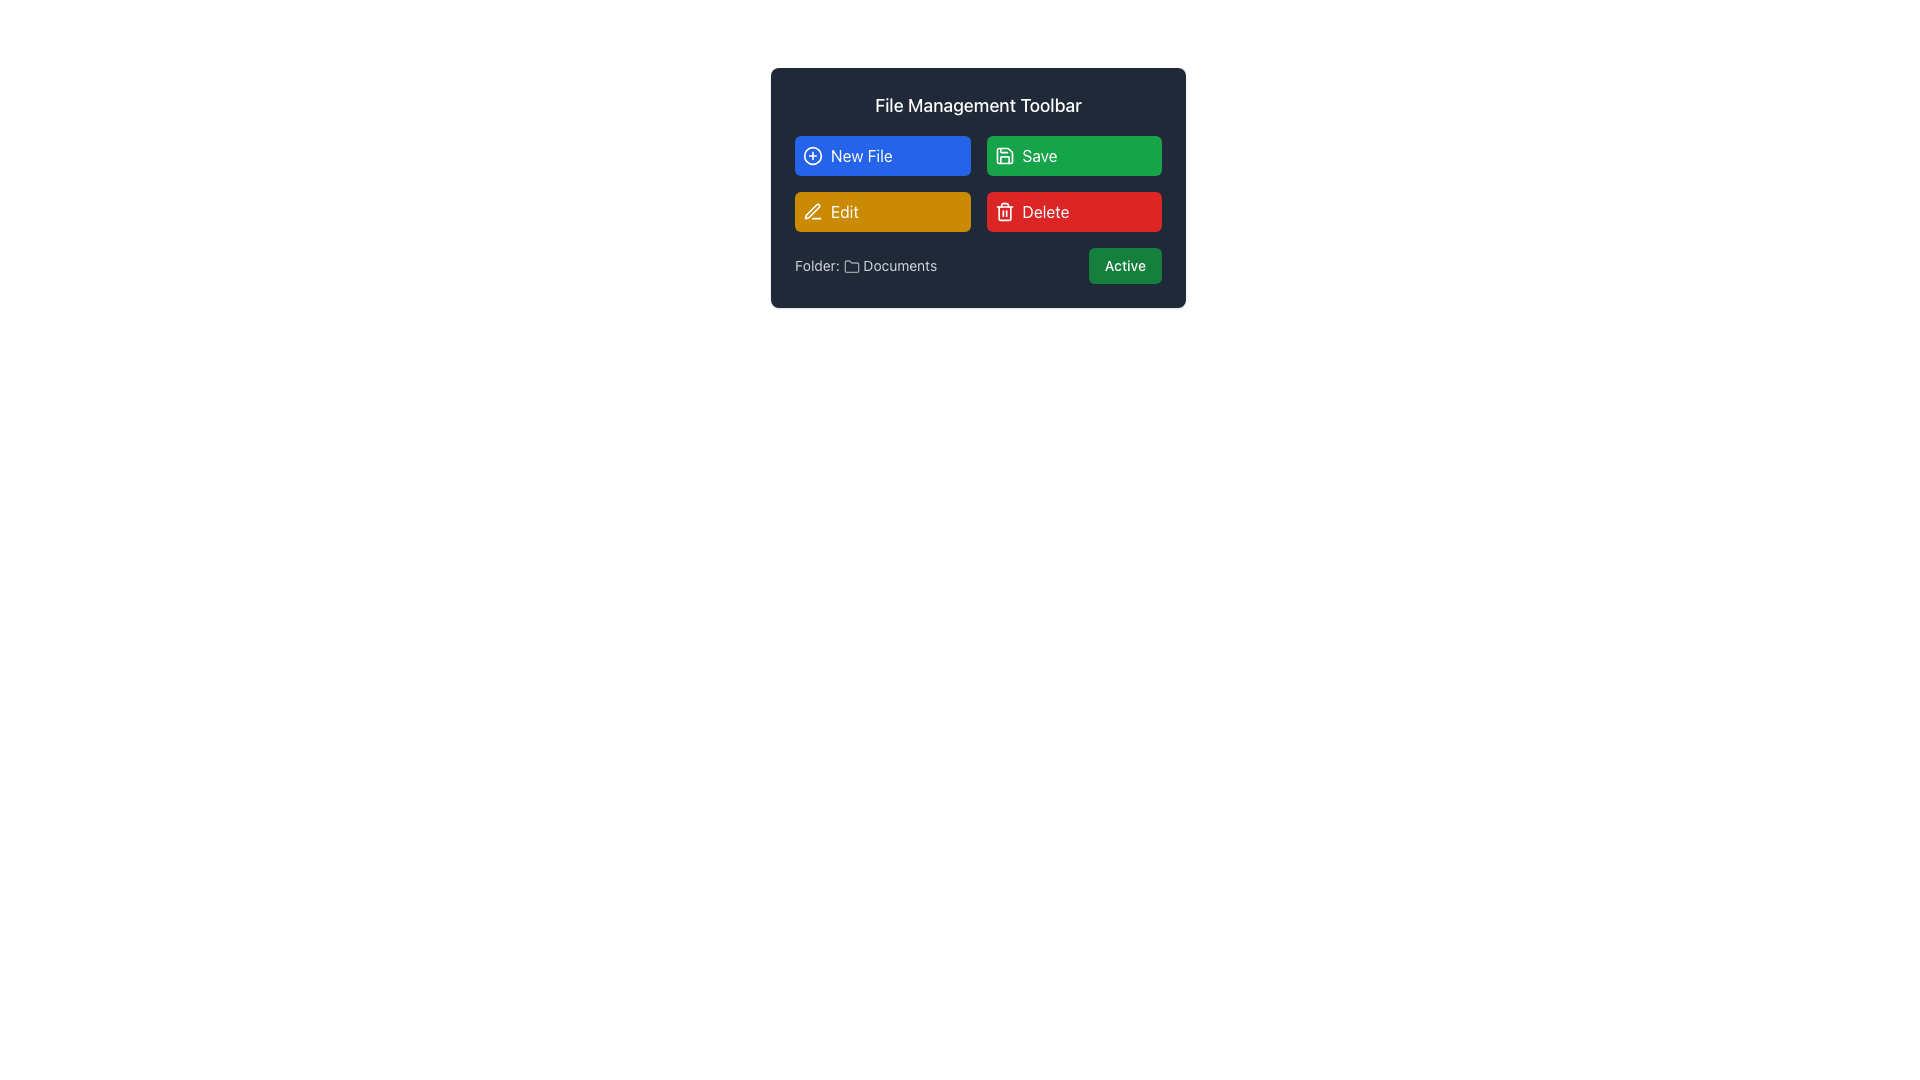 This screenshot has width=1920, height=1080. Describe the element at coordinates (861, 154) in the screenshot. I see `the 'New File' text label located at the top left corner of the toolbar, which is adjacent to a plus sign icon` at that location.